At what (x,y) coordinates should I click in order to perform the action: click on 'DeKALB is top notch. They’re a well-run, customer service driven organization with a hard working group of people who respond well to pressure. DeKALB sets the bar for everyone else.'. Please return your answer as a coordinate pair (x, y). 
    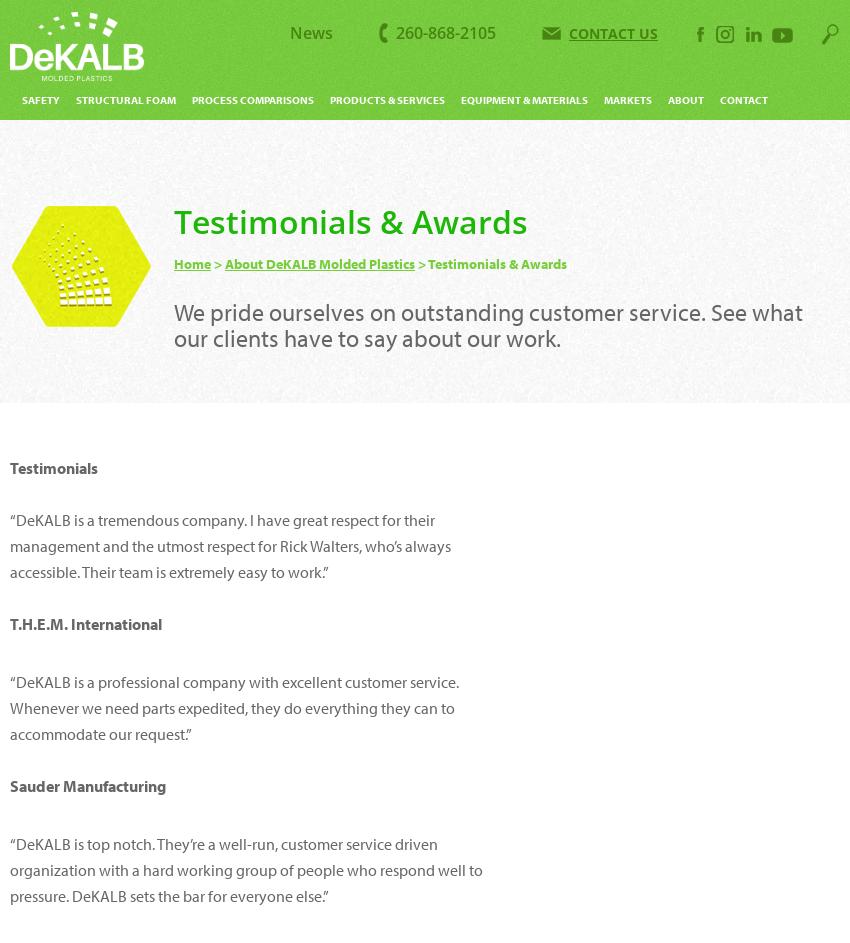
    Looking at the image, I should click on (246, 870).